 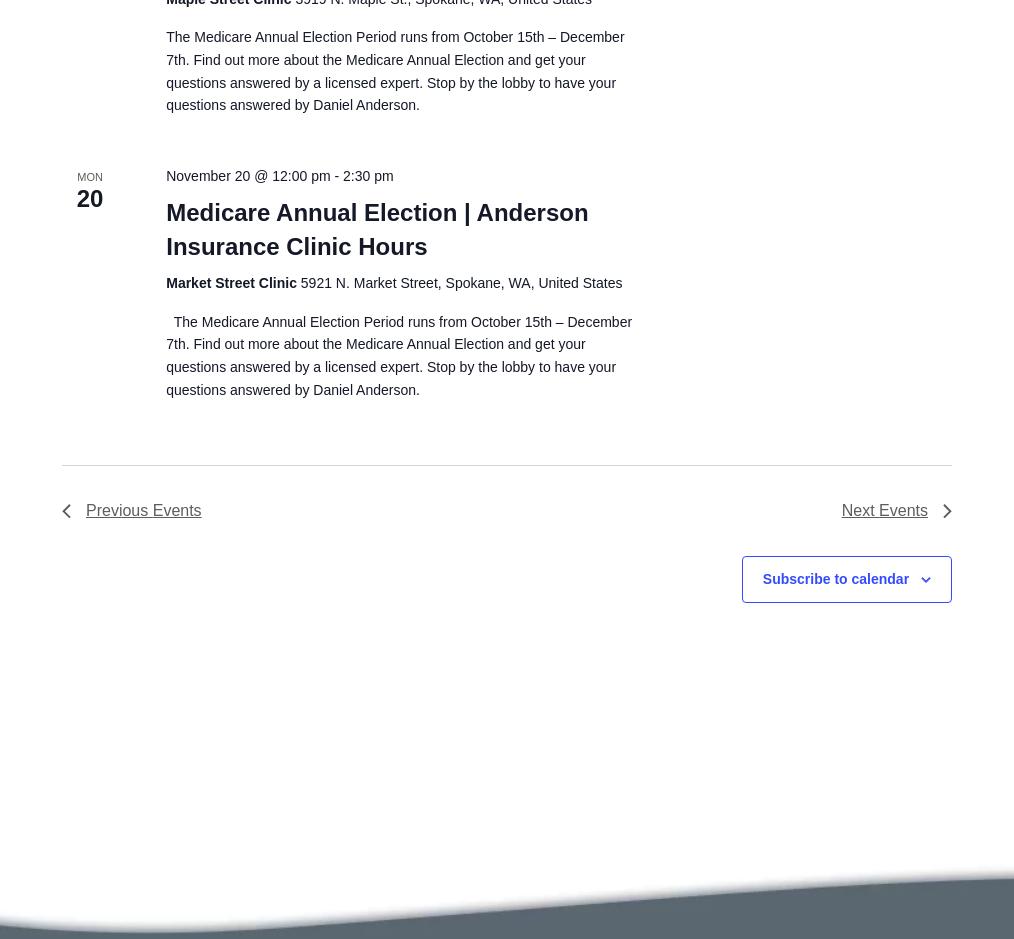 I want to click on 'Next', so click(x=858, y=510).